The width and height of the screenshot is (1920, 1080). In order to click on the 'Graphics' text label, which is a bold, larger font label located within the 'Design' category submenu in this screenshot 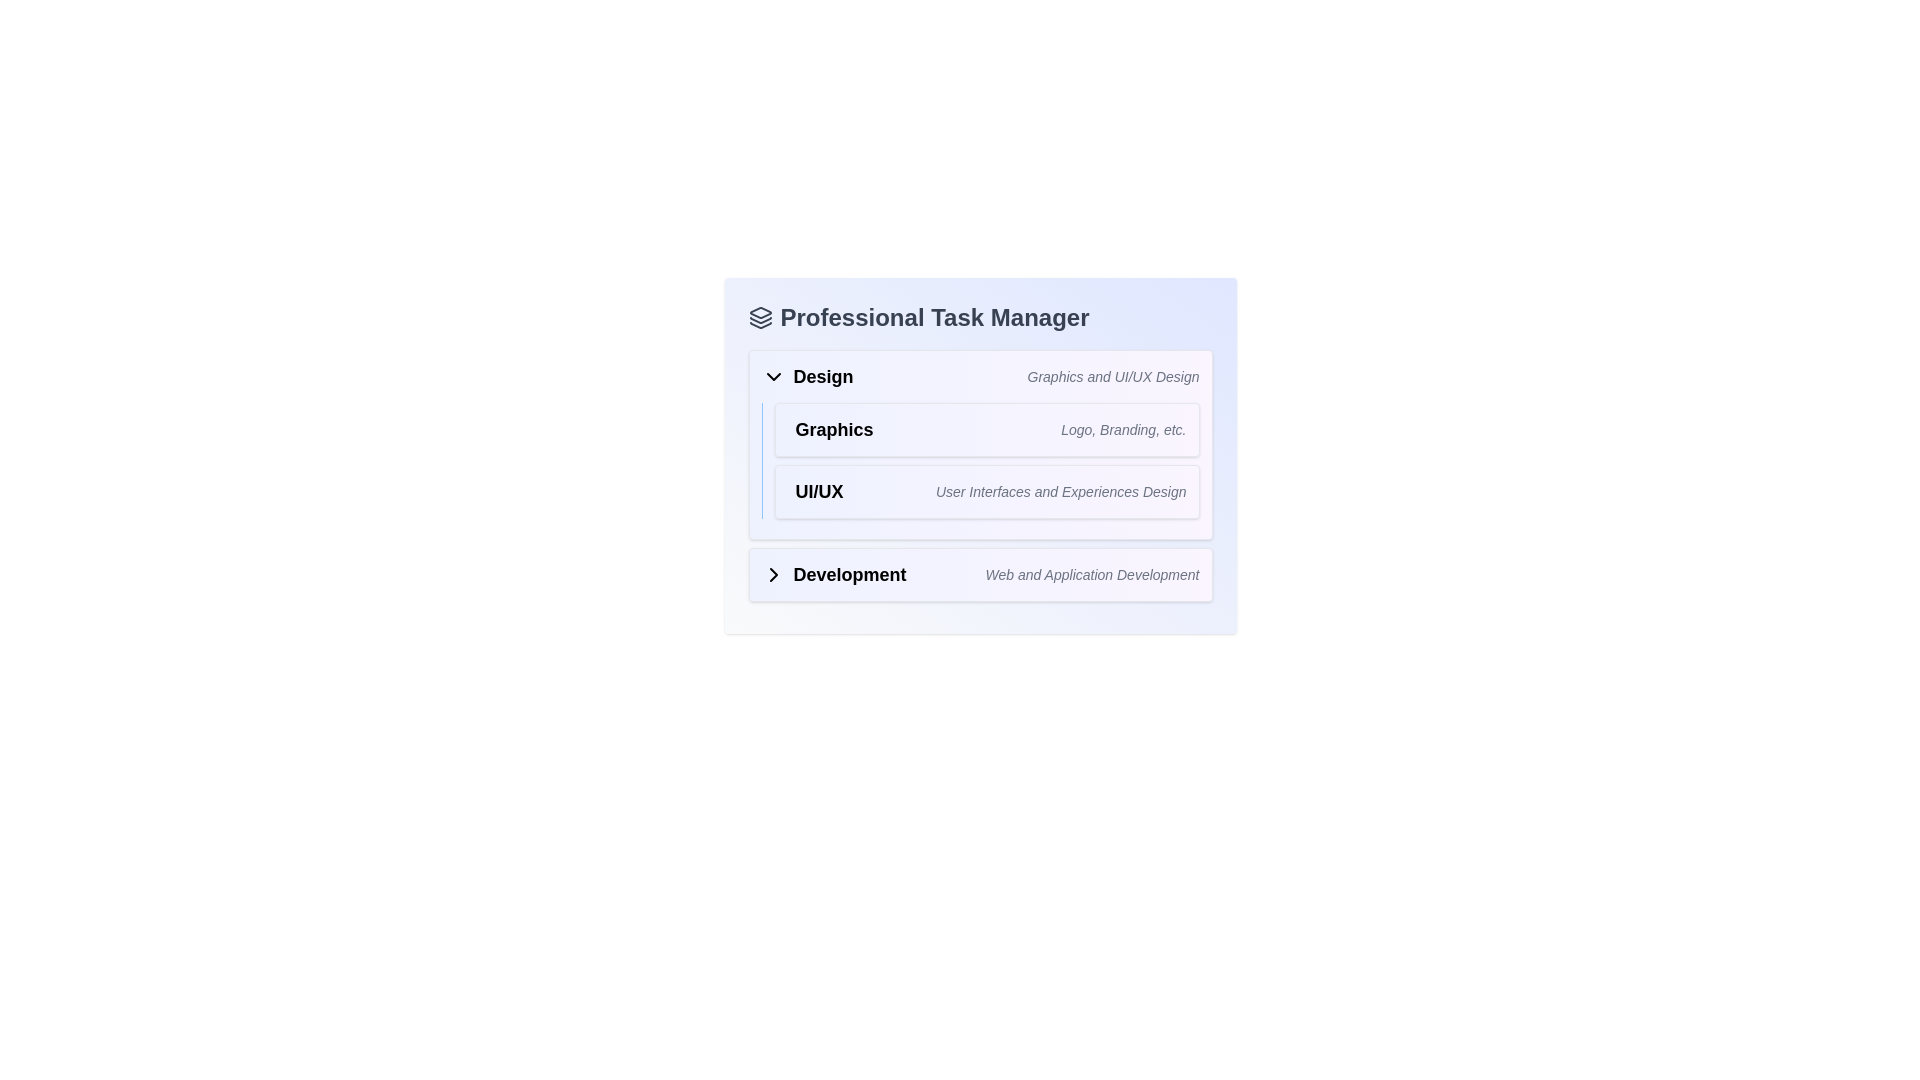, I will do `click(834, 428)`.